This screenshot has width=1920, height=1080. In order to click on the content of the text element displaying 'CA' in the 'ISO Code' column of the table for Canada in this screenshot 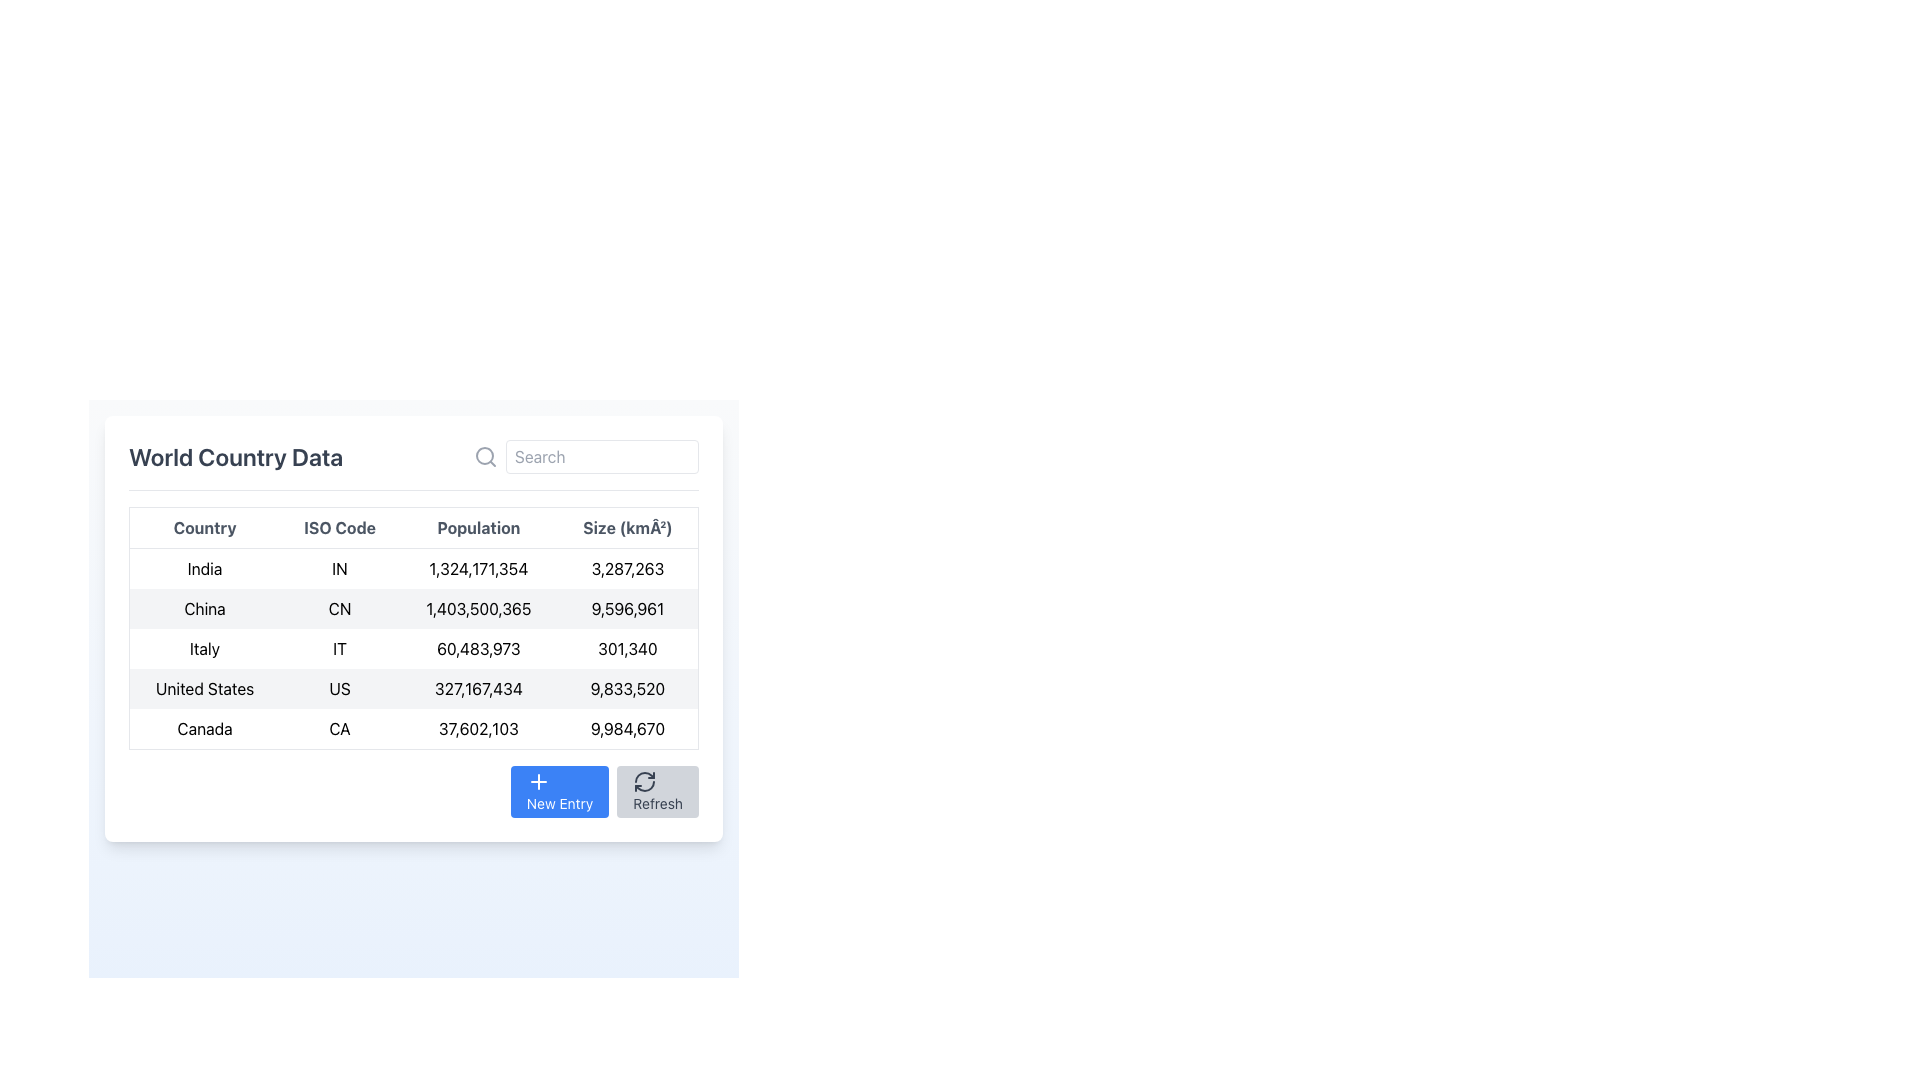, I will do `click(340, 729)`.